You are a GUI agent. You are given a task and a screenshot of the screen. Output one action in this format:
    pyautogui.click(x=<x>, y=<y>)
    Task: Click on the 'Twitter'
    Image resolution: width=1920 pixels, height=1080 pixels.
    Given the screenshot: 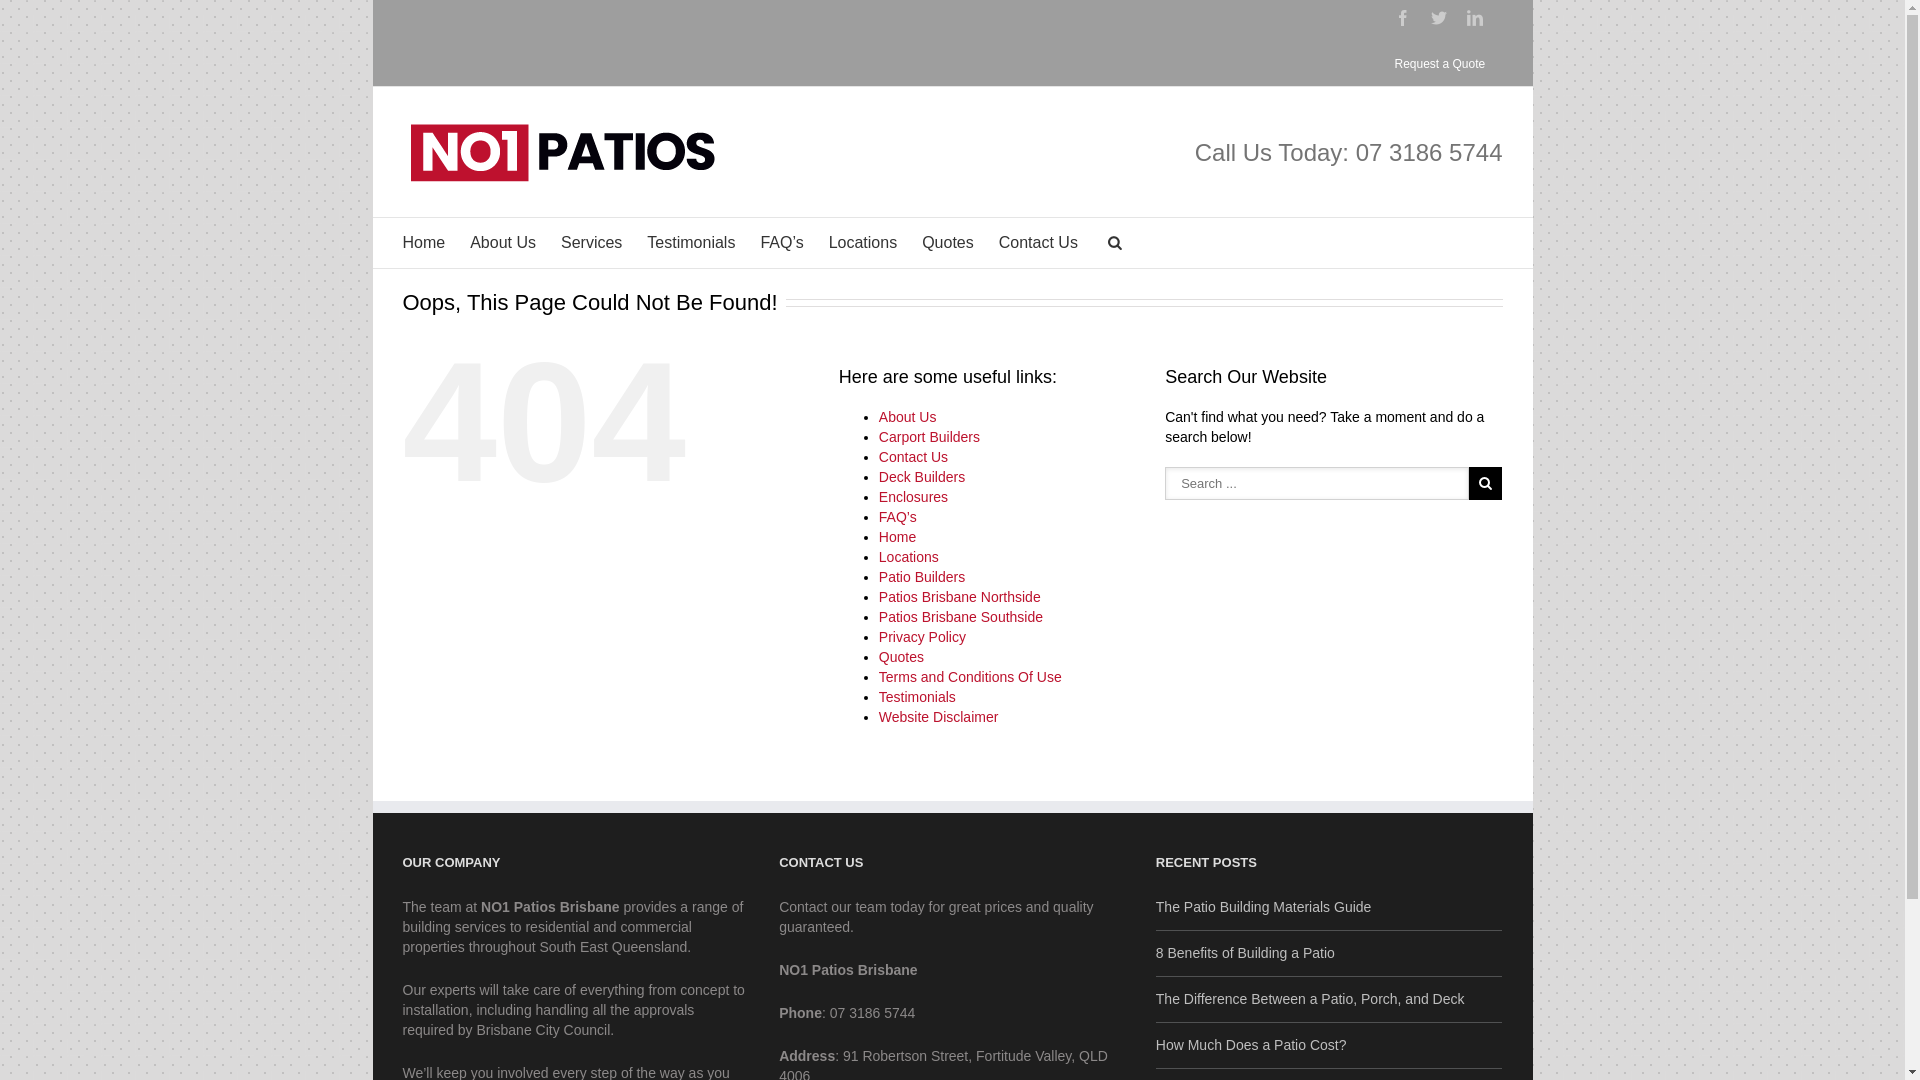 What is the action you would take?
    pyautogui.click(x=1437, y=18)
    